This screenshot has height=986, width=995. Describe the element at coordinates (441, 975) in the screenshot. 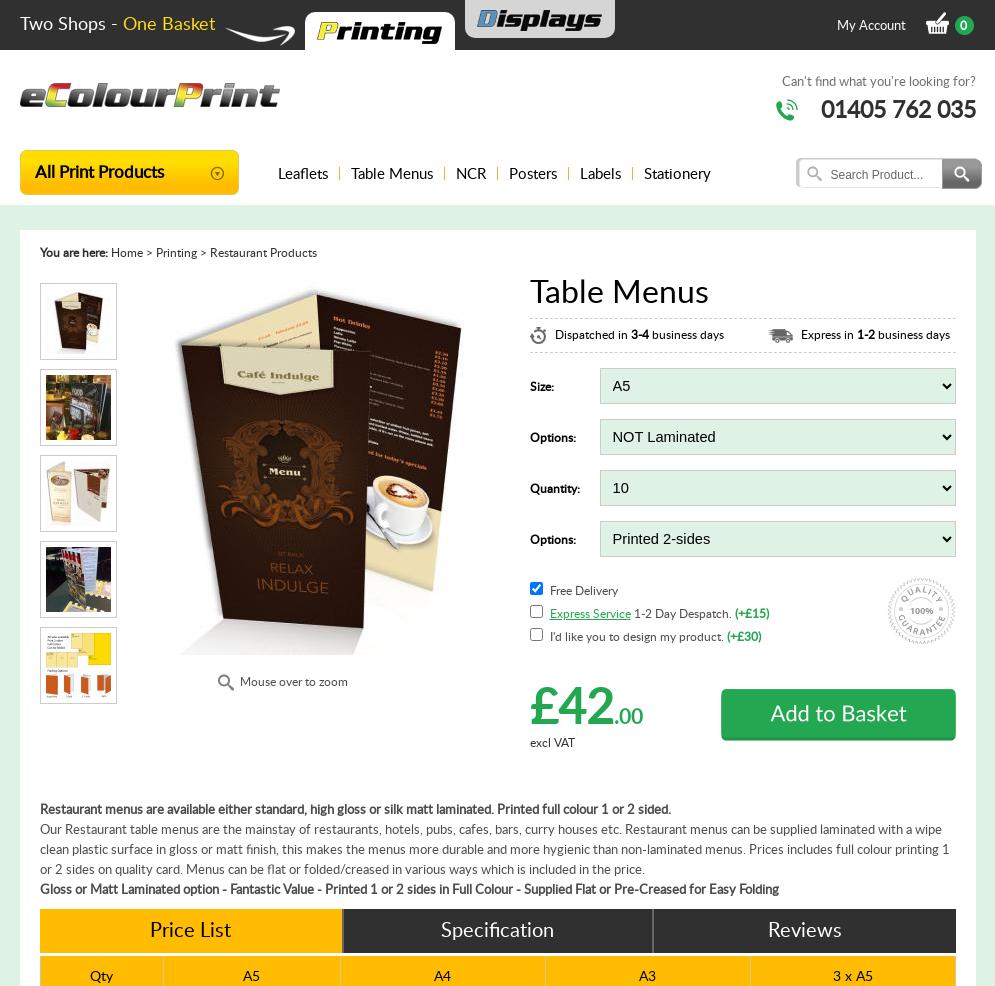

I see `'A4'` at that location.